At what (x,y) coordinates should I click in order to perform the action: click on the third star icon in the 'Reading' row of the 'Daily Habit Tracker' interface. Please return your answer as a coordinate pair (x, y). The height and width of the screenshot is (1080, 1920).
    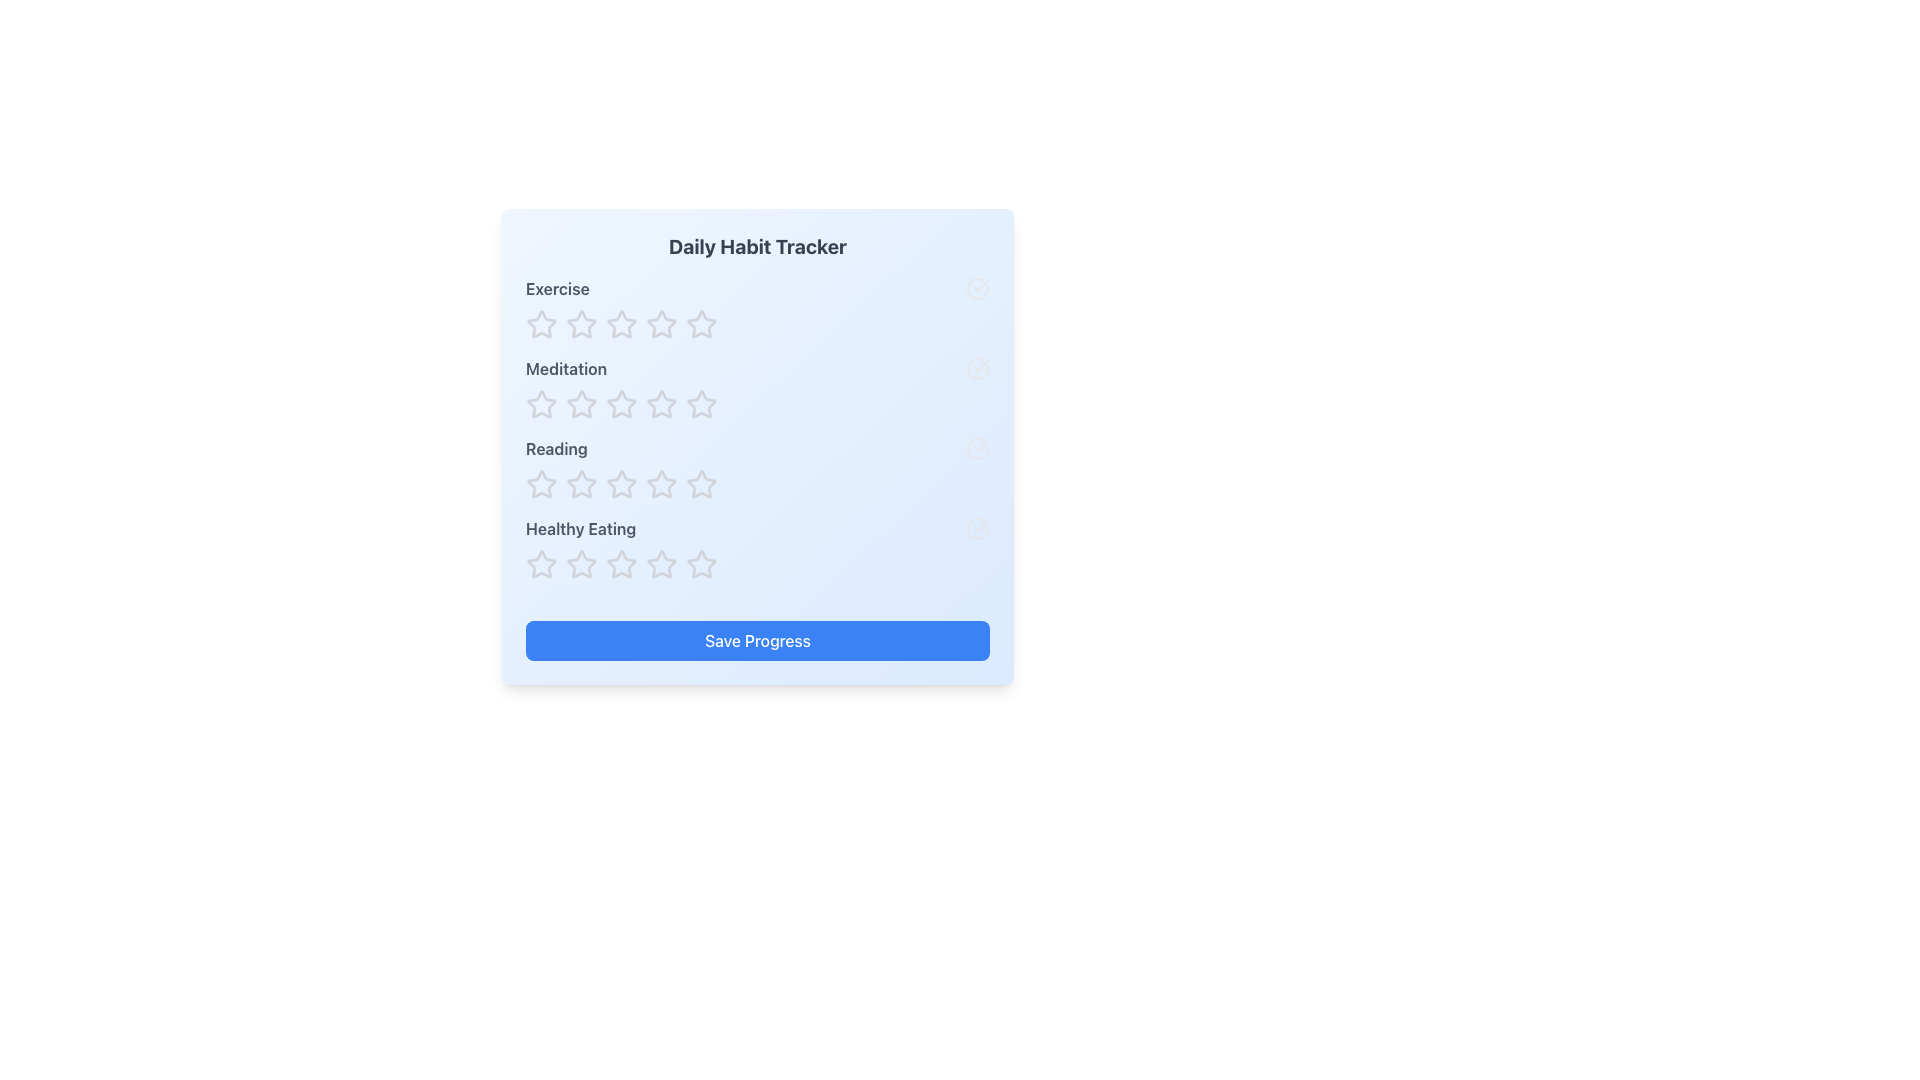
    Looking at the image, I should click on (541, 483).